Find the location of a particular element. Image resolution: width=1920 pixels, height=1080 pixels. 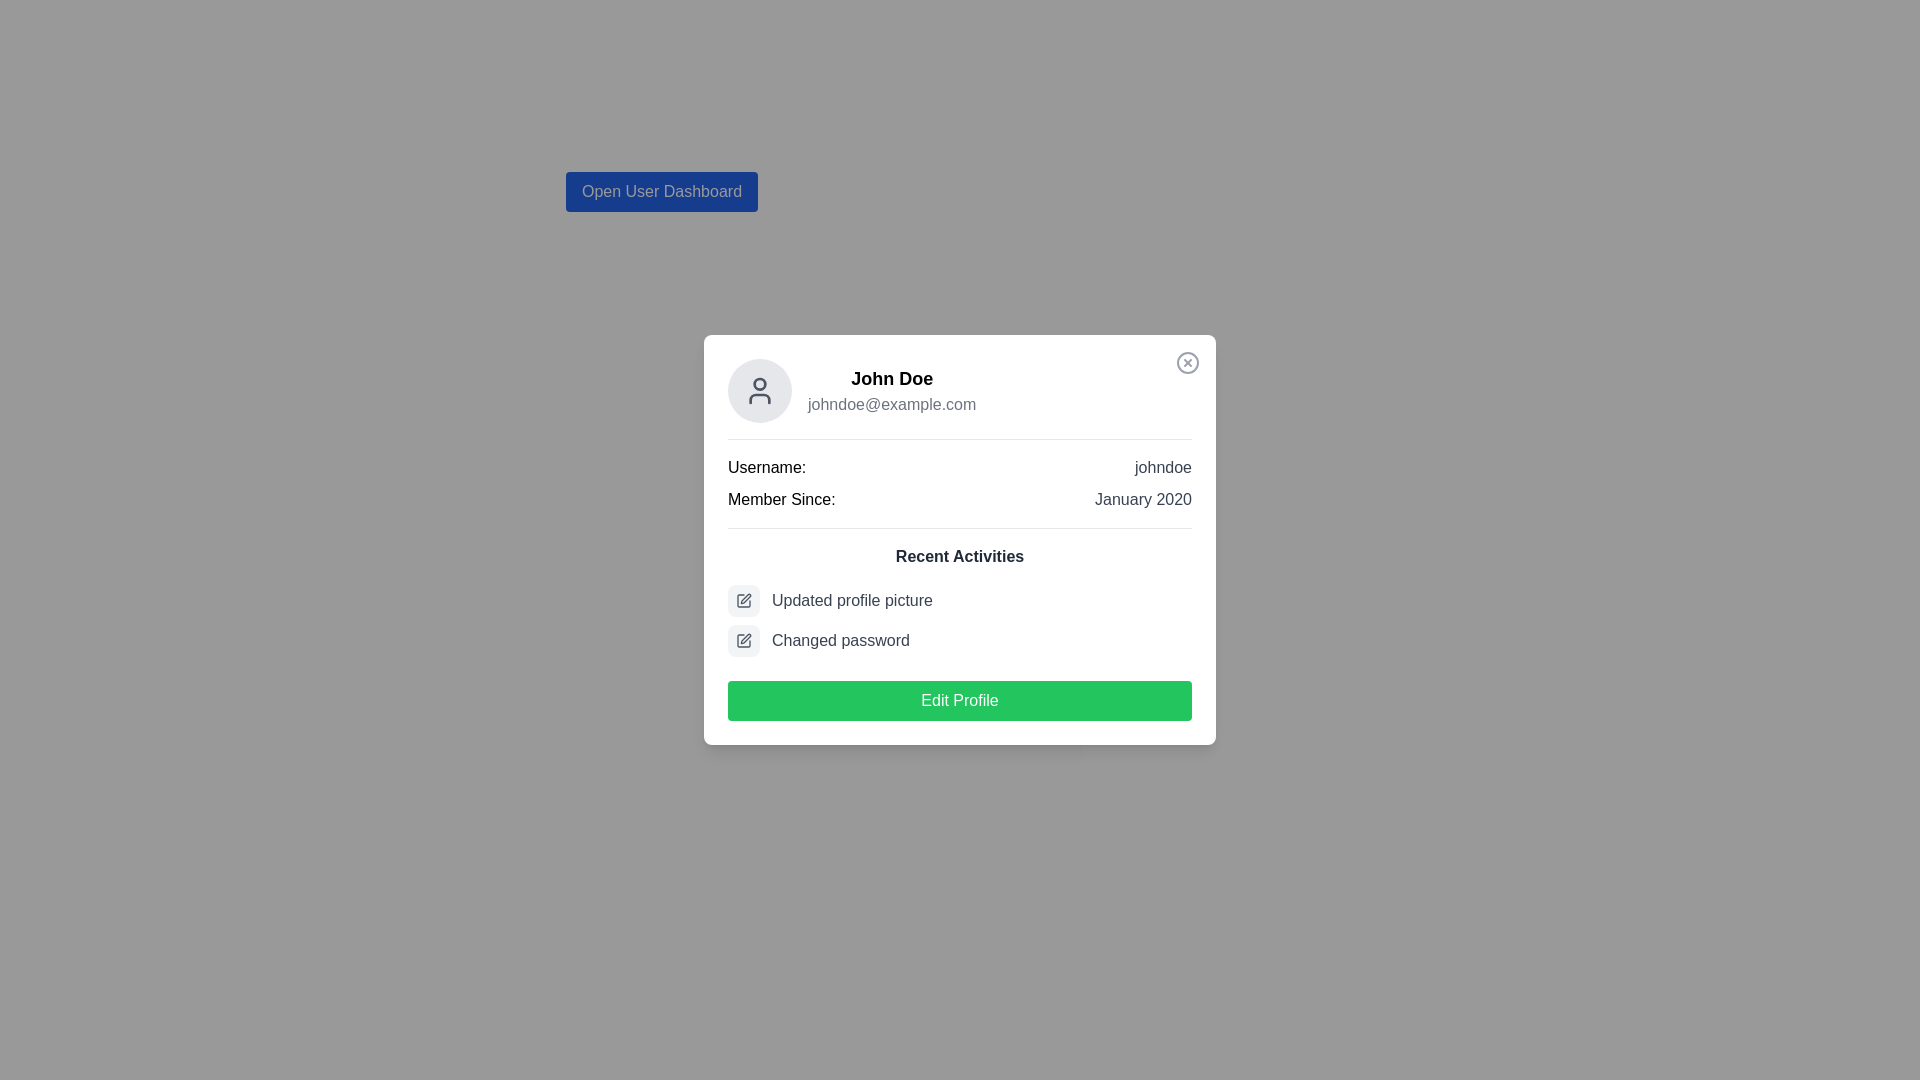

the small gray icon resembling a square with a pen overlay, indicating an editable action, located before the text 'Updated profile picture' in the recent activities section of the user information card layout is located at coordinates (743, 600).